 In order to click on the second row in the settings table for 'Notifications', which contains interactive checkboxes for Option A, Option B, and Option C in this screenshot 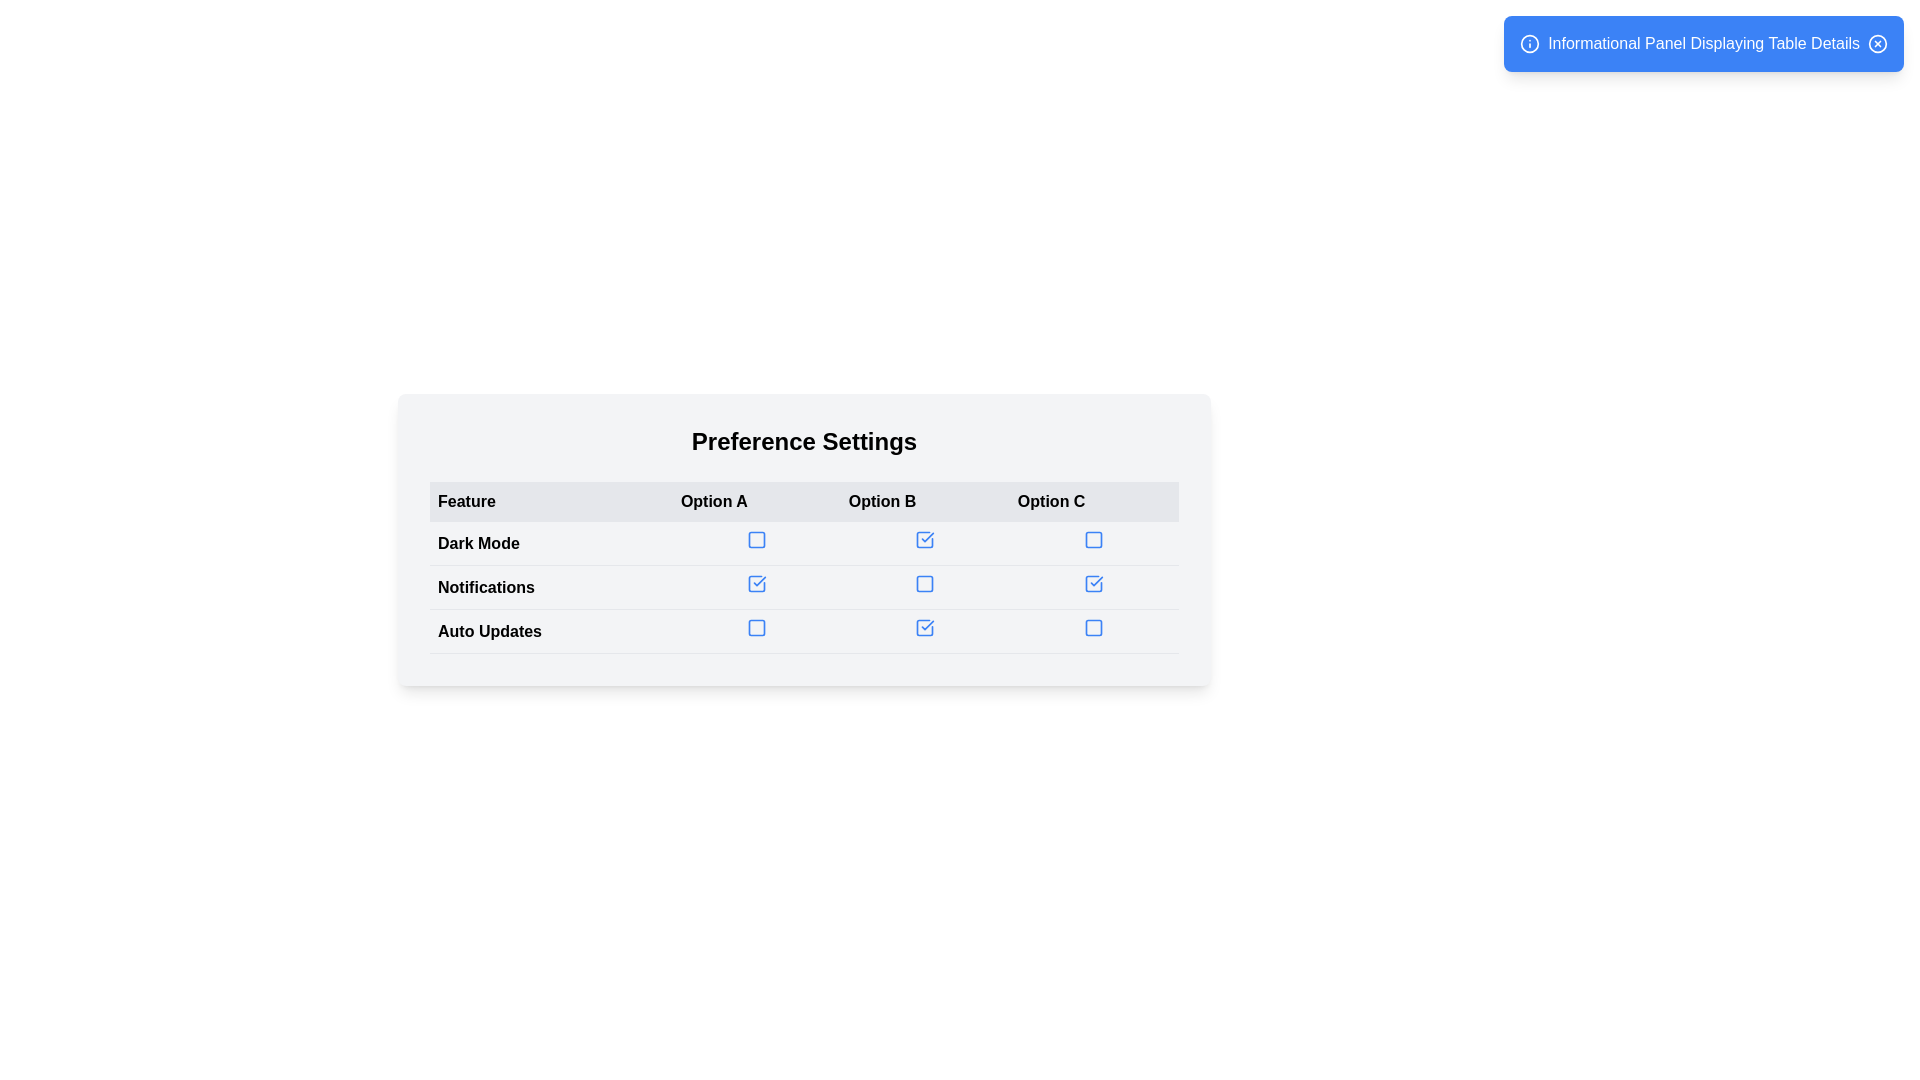, I will do `click(804, 586)`.